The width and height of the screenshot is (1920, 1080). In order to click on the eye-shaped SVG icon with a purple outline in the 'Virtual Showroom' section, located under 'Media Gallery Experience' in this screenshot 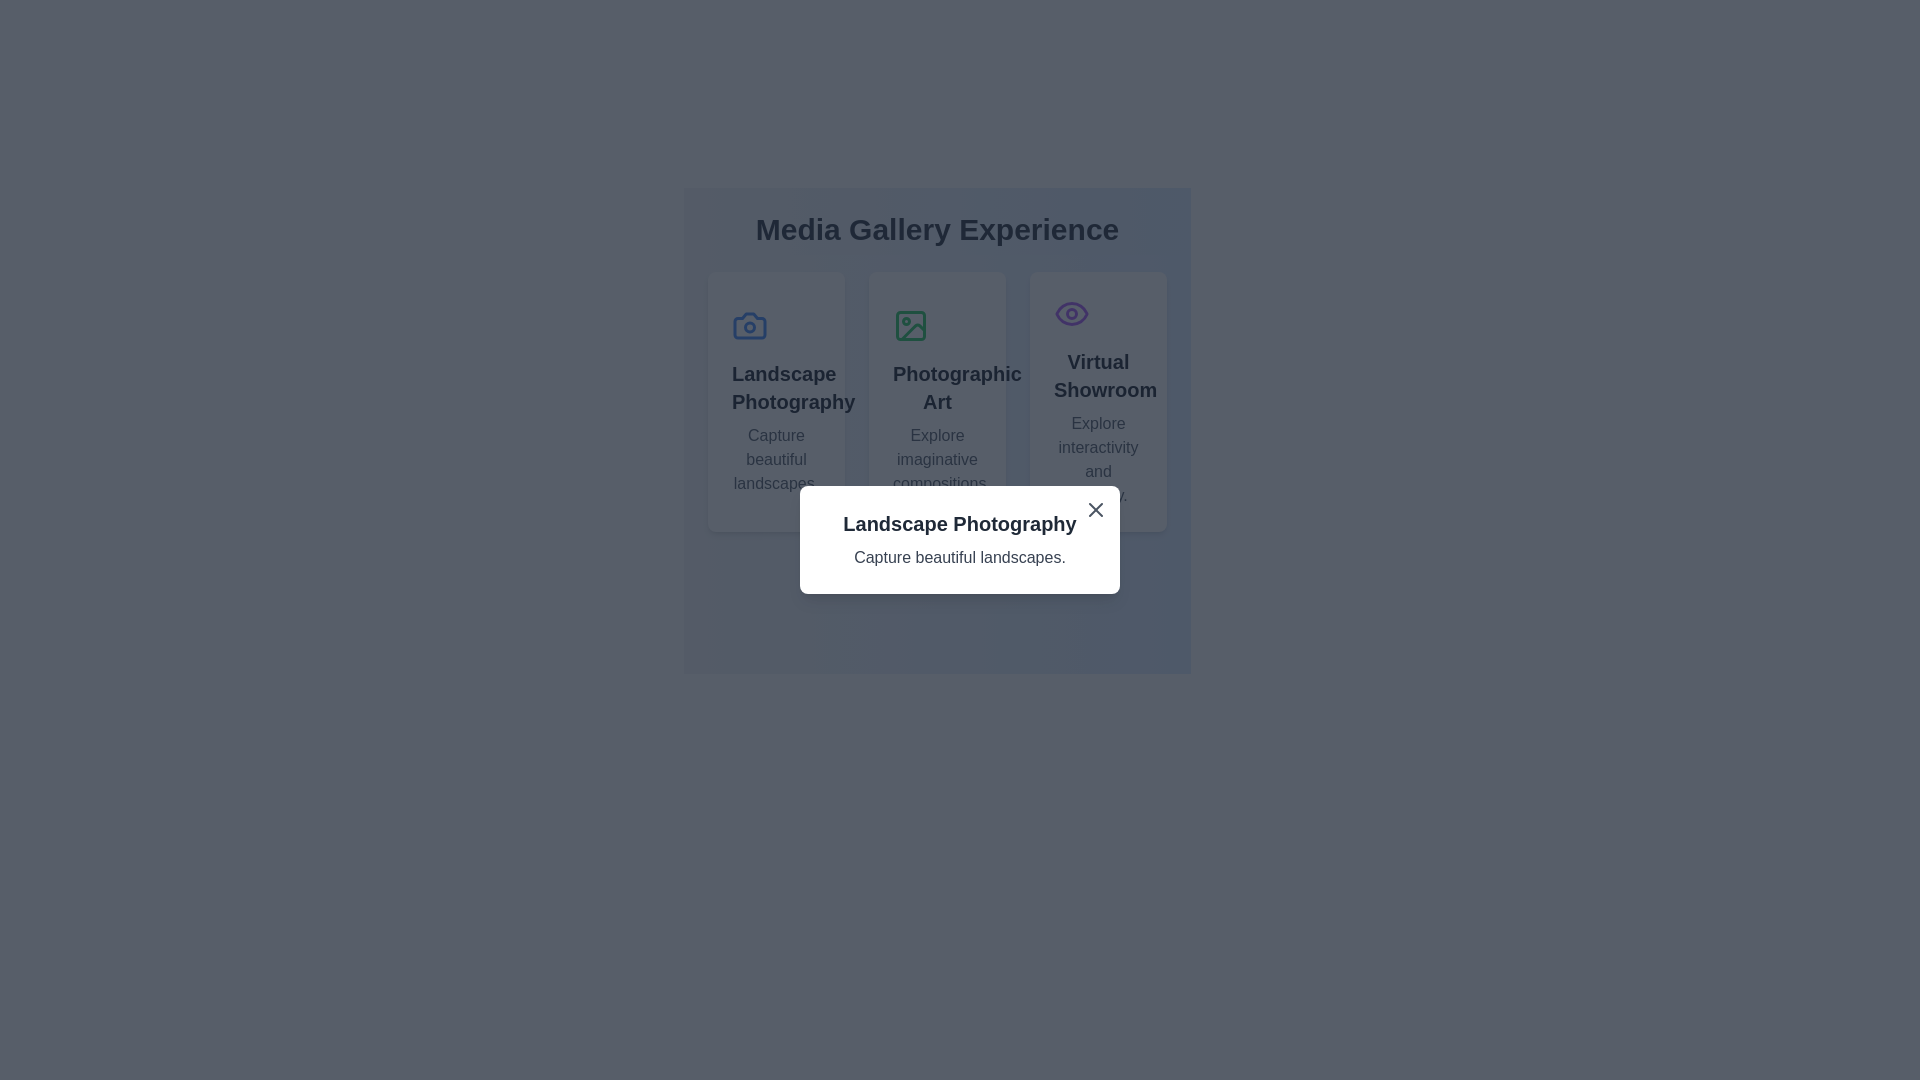, I will do `click(1070, 313)`.